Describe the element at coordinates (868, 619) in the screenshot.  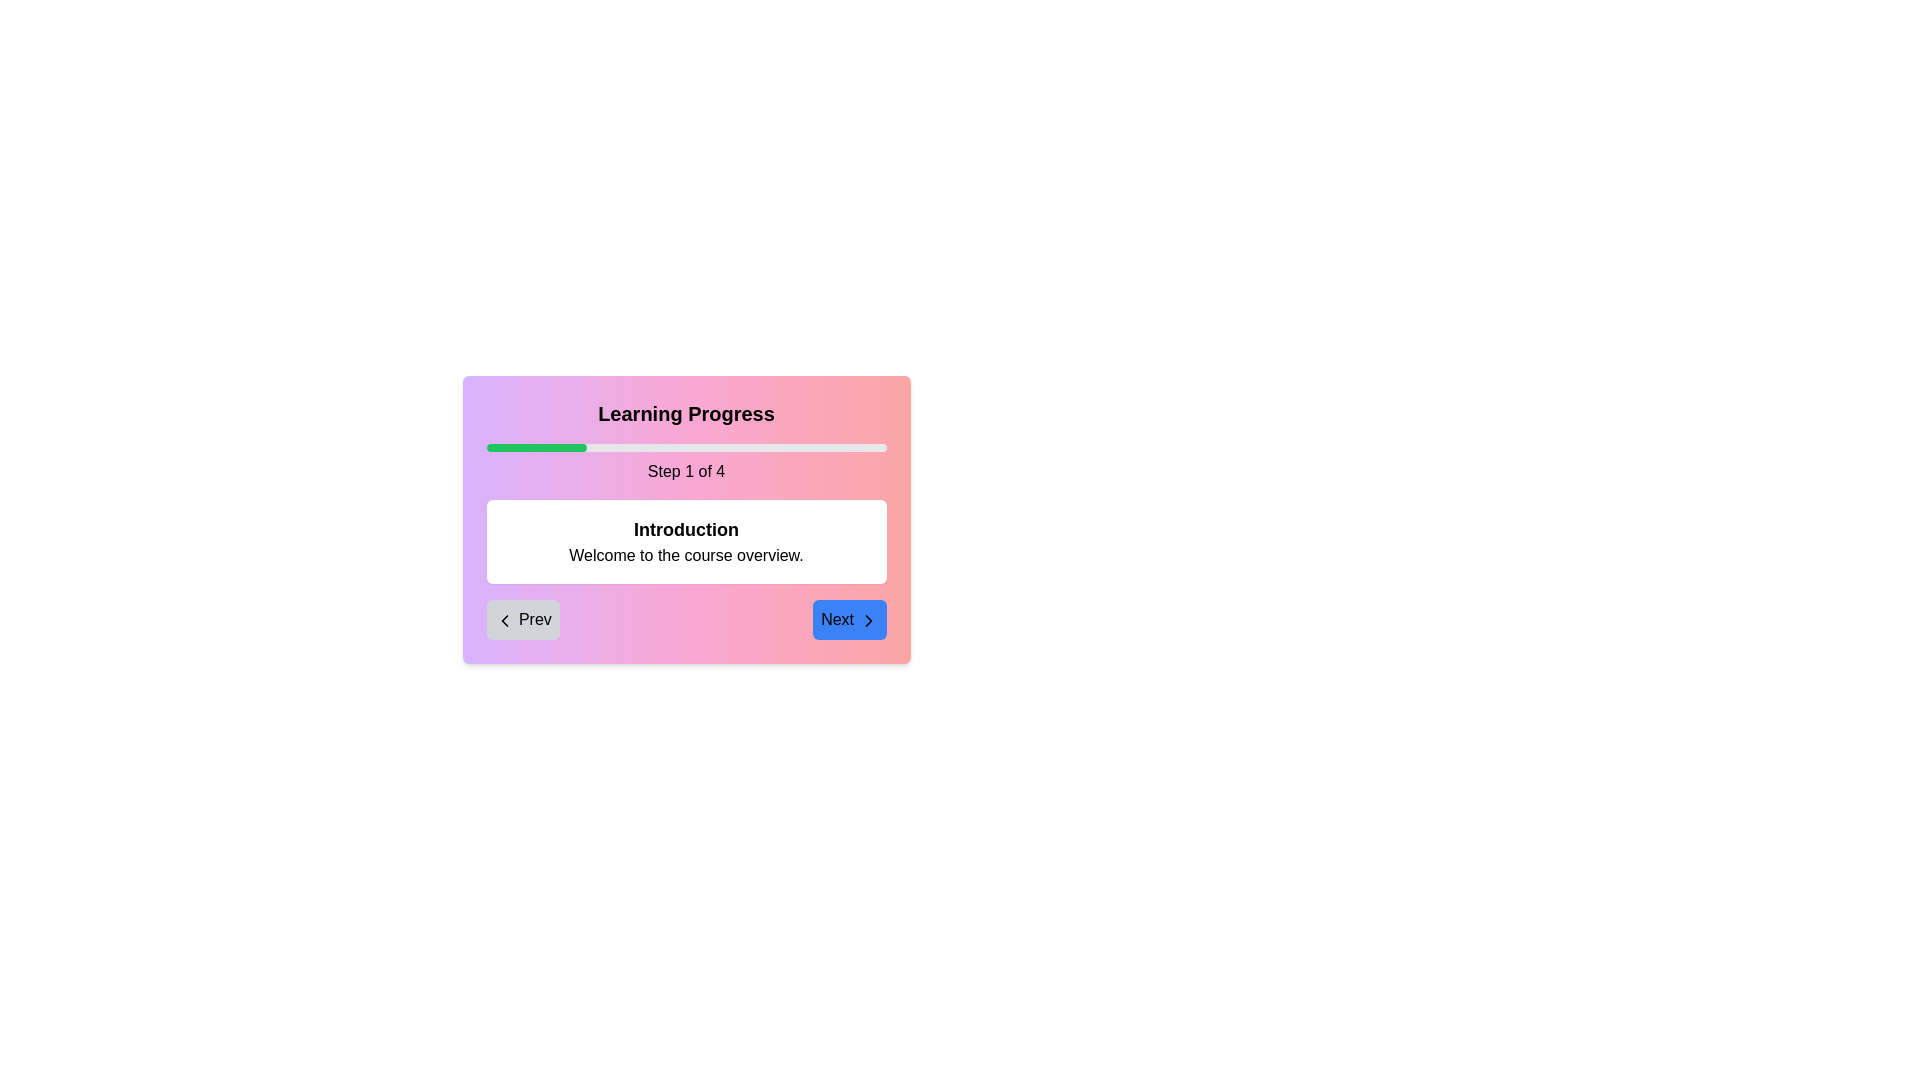
I see `the 'Next' button which contains the arrow-shaped icon indicating a forward action, located at the lower right corner of the card-like widget` at that location.